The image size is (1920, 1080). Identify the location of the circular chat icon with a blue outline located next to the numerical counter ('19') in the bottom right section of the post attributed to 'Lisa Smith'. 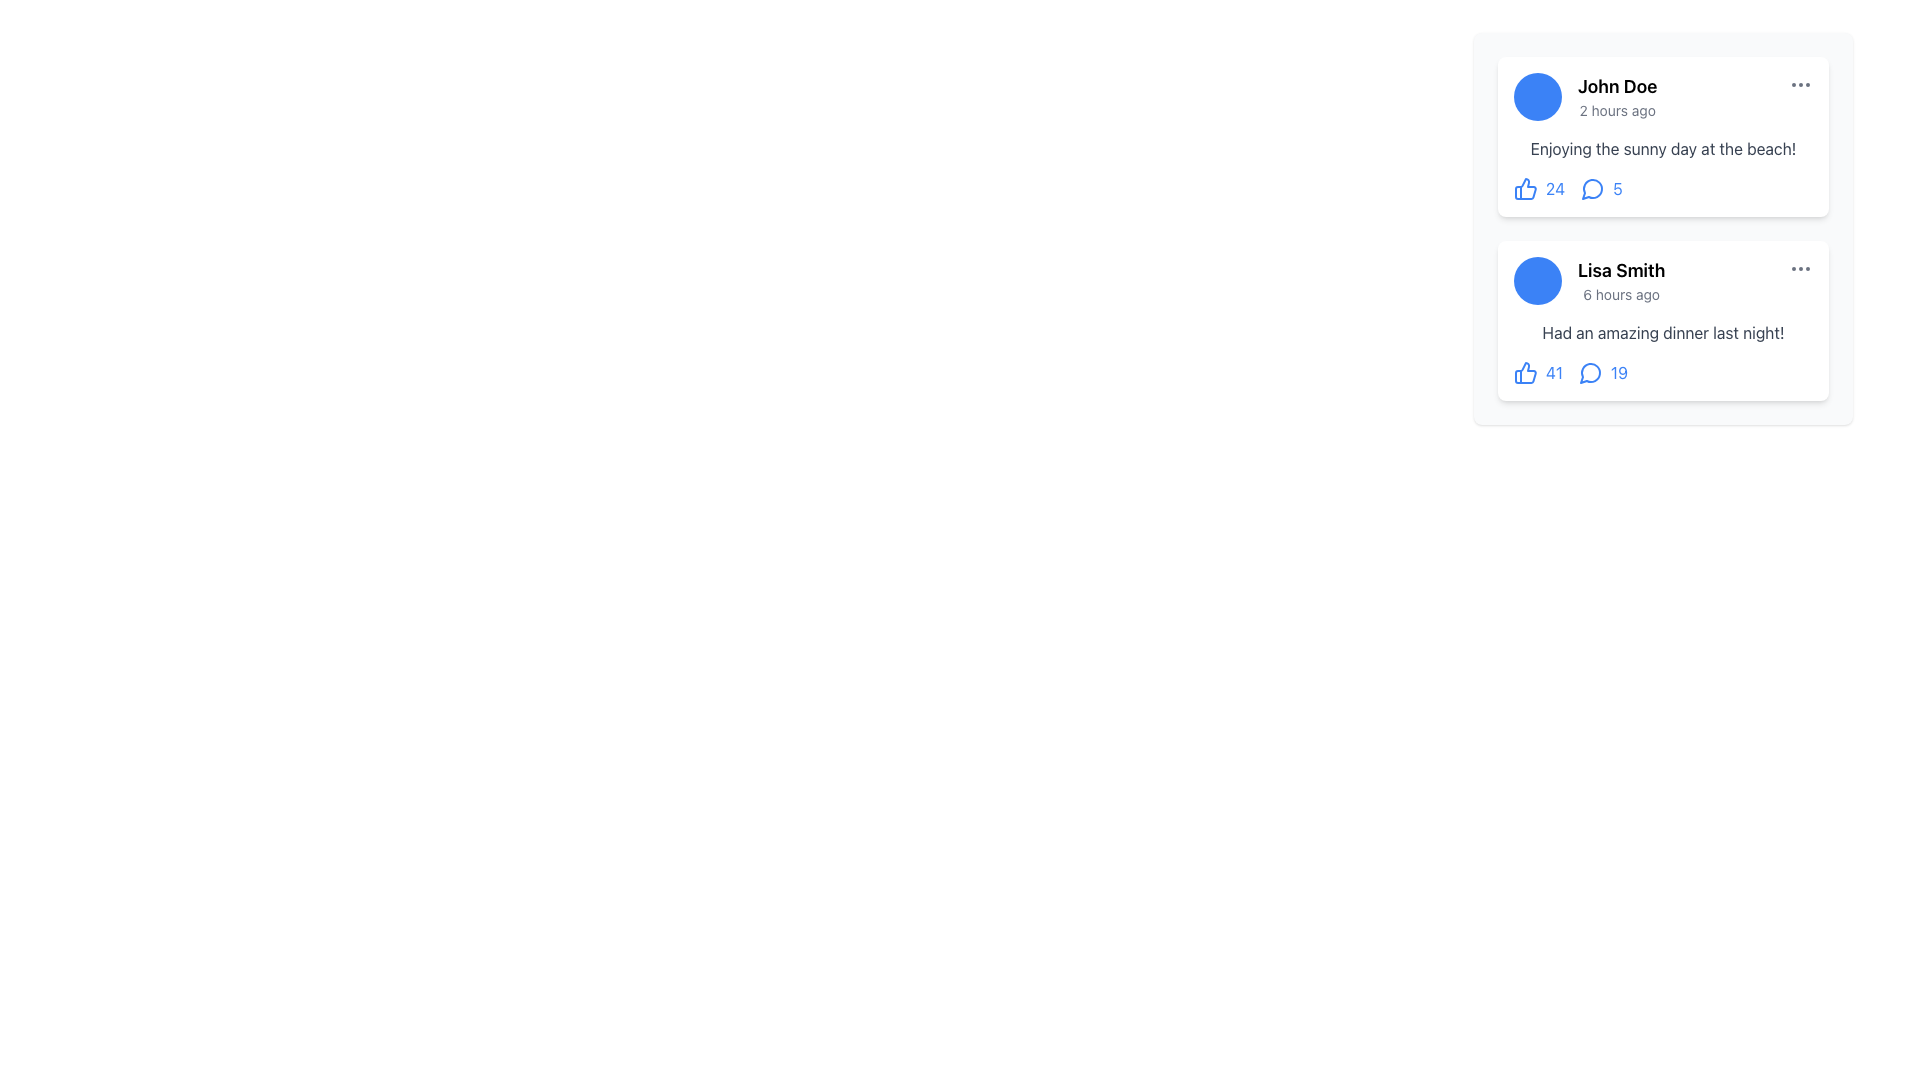
(1589, 373).